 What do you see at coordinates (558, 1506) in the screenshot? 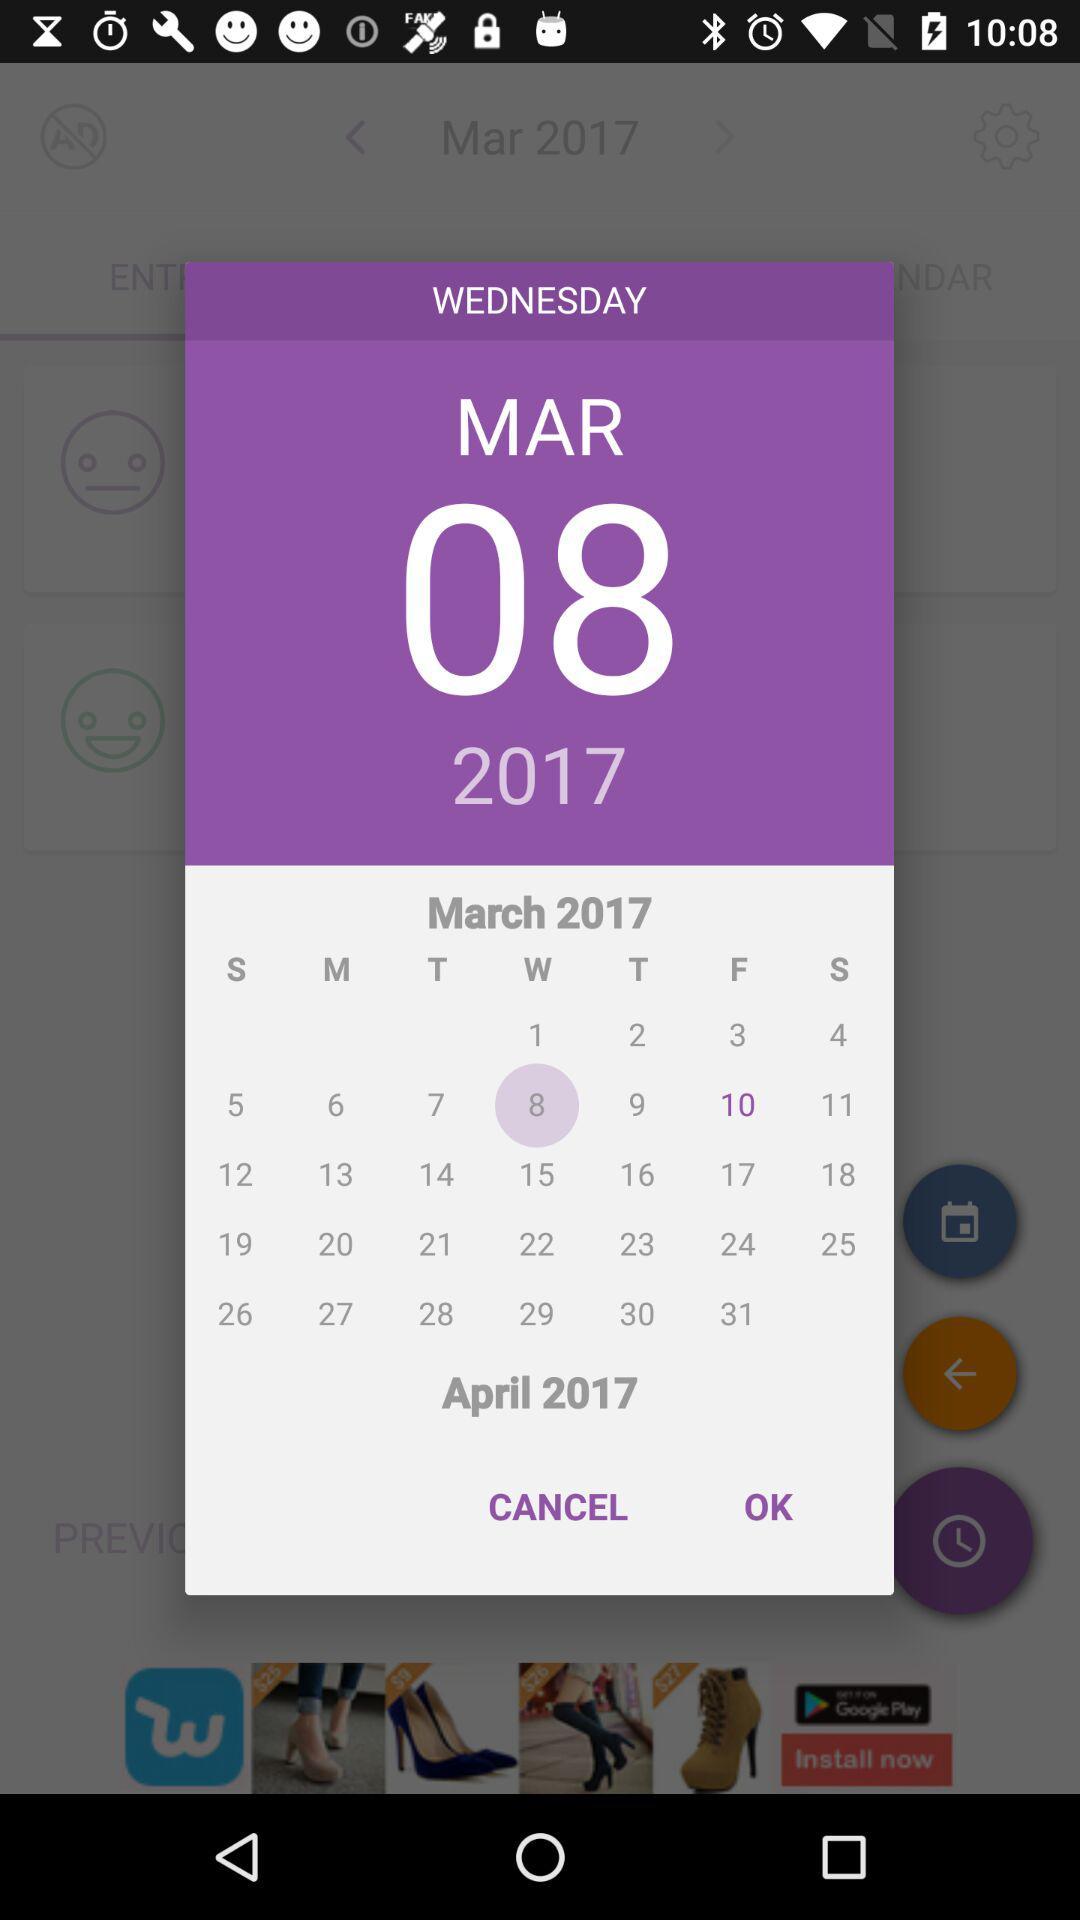
I see `the cancel button` at bounding box center [558, 1506].